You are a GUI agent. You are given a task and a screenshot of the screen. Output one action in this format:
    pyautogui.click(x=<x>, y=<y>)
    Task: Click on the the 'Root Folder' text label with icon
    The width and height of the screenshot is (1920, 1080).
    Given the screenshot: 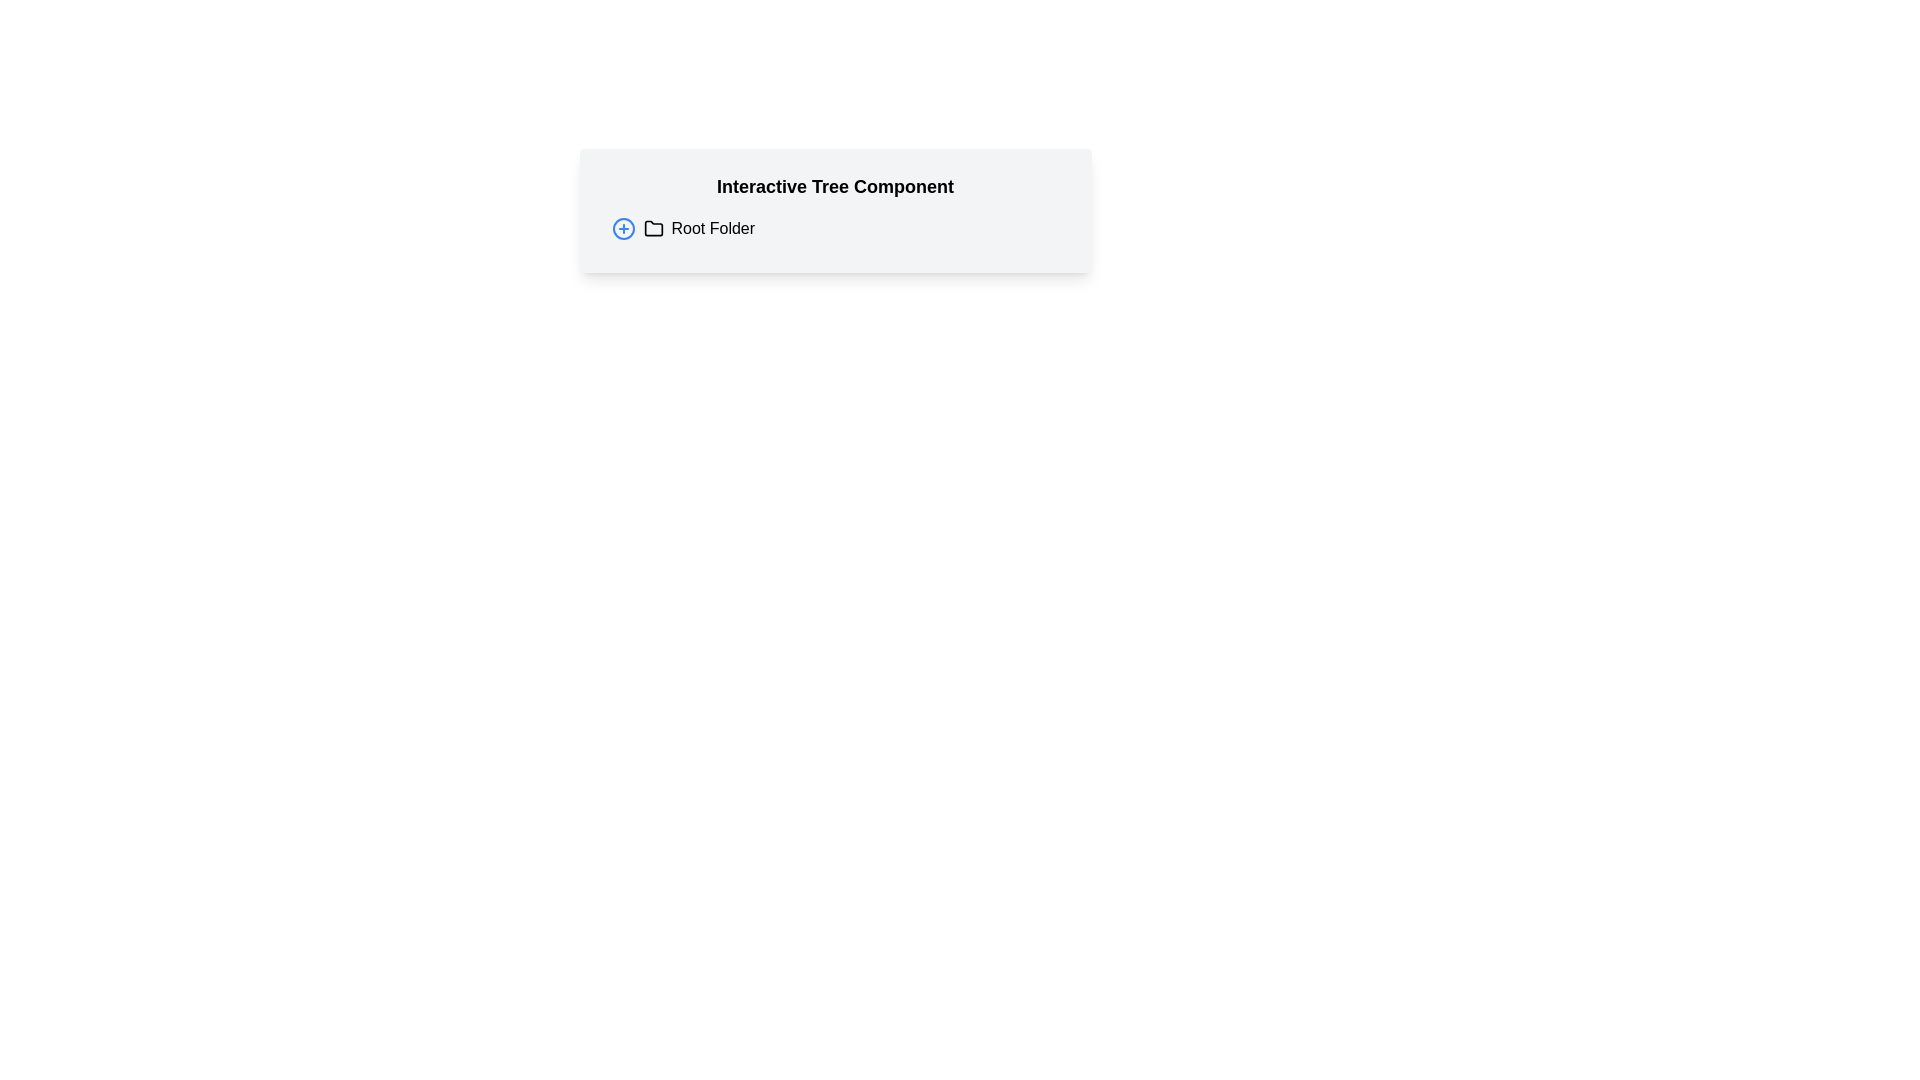 What is the action you would take?
    pyautogui.click(x=699, y=227)
    